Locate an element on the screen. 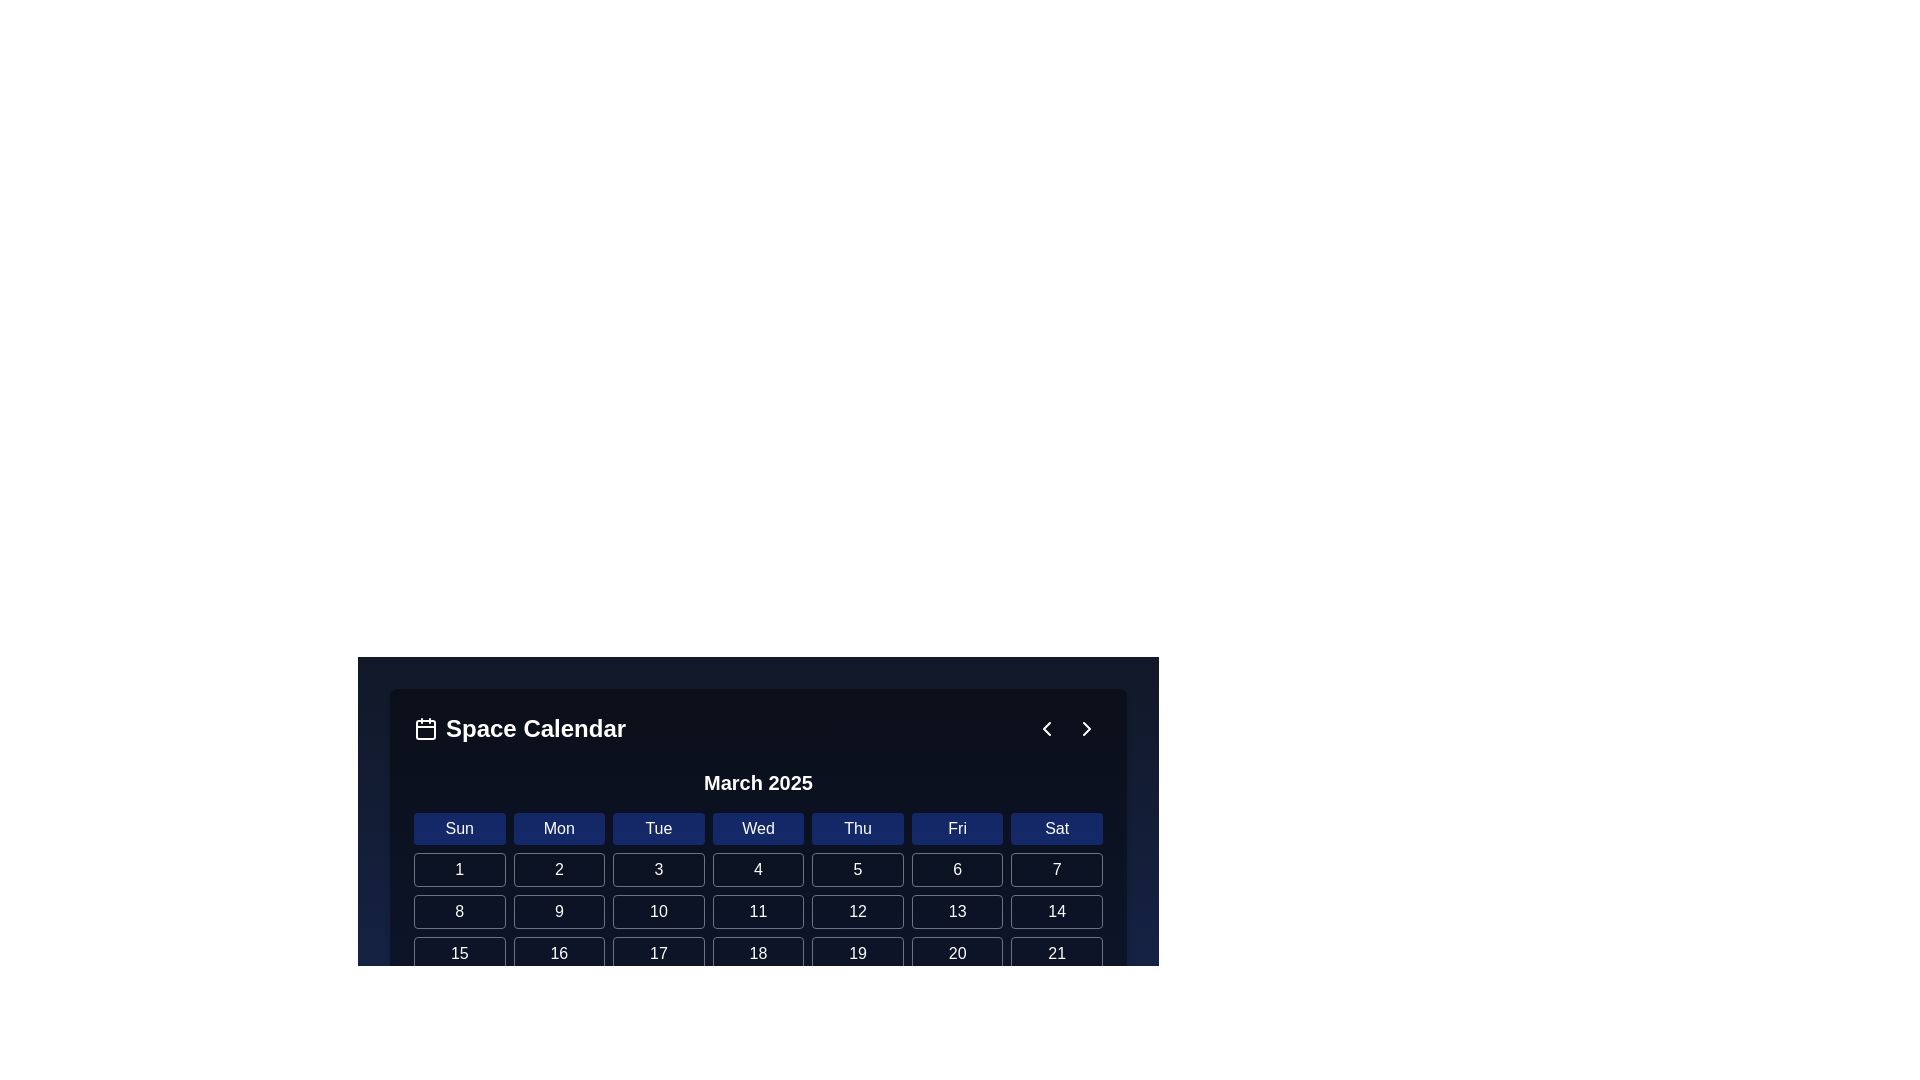 This screenshot has height=1080, width=1920. the Label representing the seventh day of the month in the calendar interface, located in the rightmost cell of the second row under the 'Sat' header is located at coordinates (1056, 869).